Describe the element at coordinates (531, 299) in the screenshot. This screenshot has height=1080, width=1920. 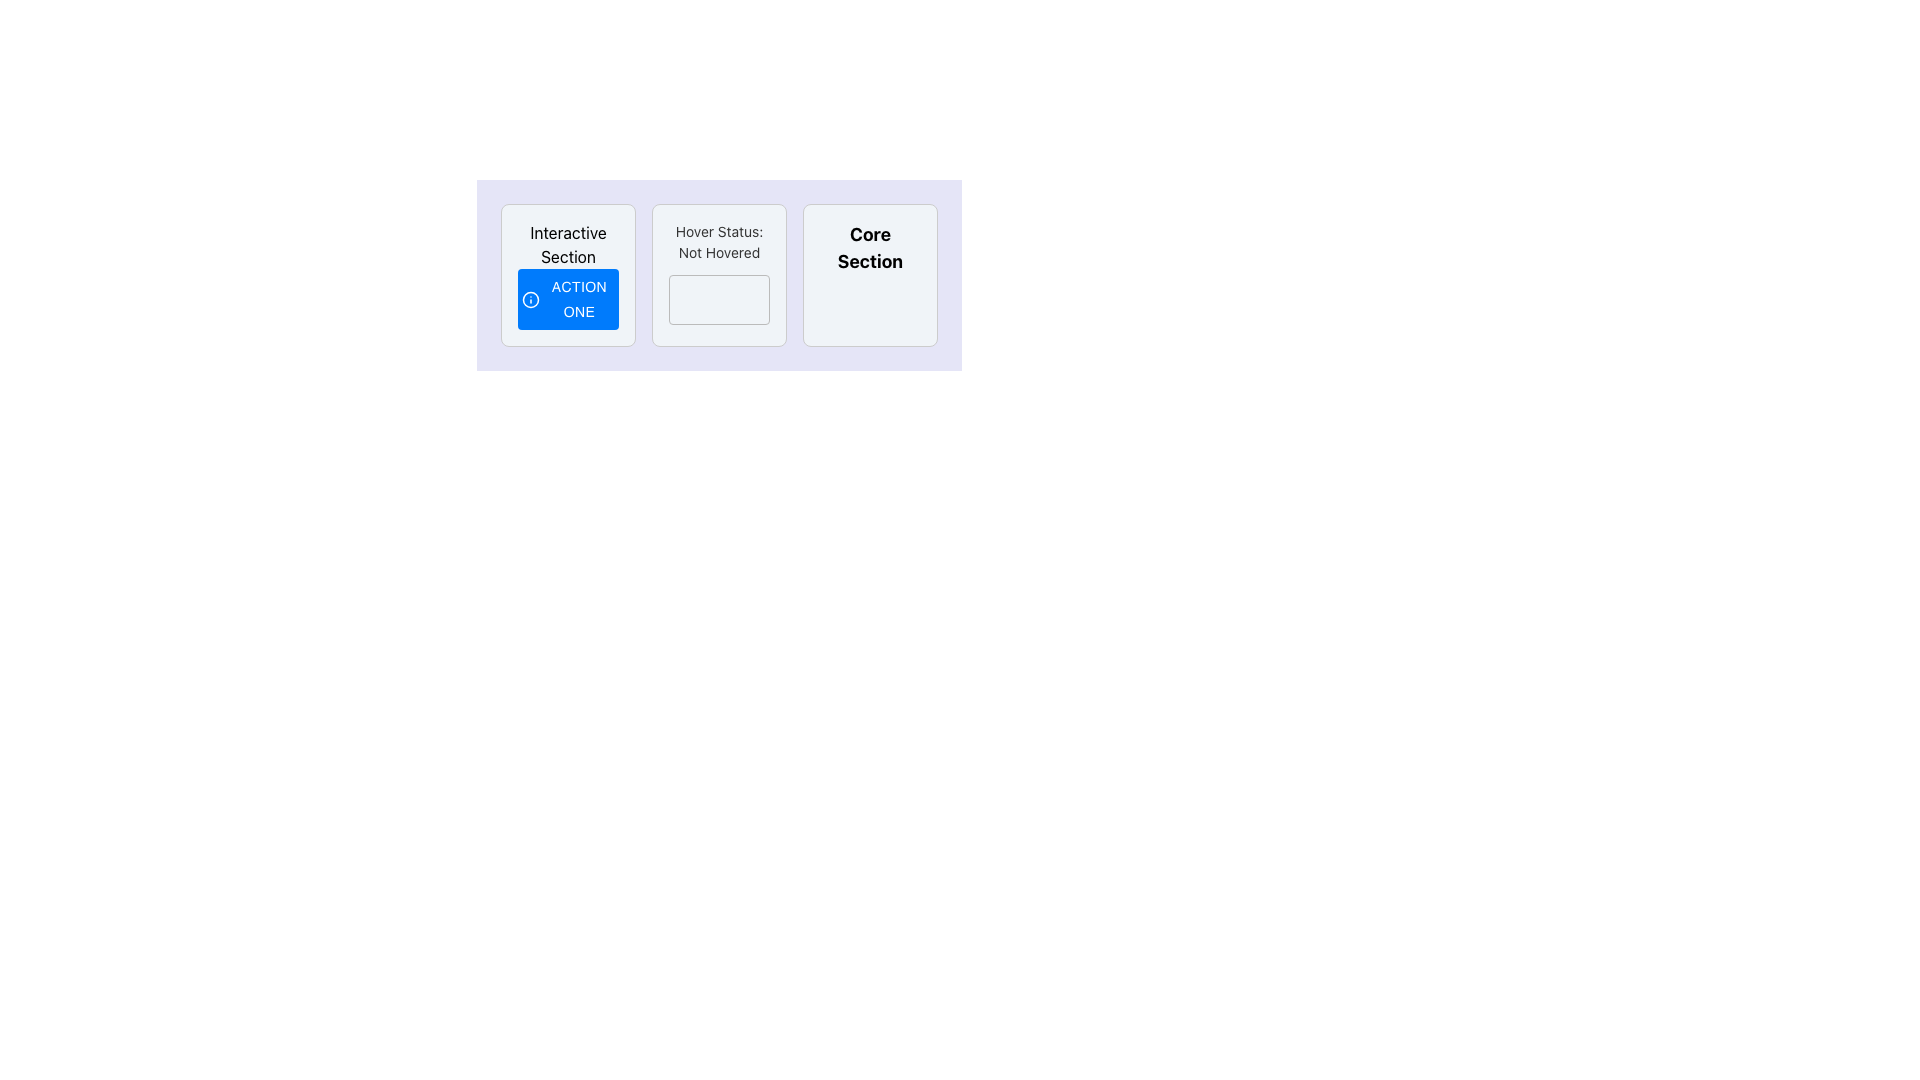
I see `the filled circular SVG Circle Element located within the 'Interactive Section'` at that location.